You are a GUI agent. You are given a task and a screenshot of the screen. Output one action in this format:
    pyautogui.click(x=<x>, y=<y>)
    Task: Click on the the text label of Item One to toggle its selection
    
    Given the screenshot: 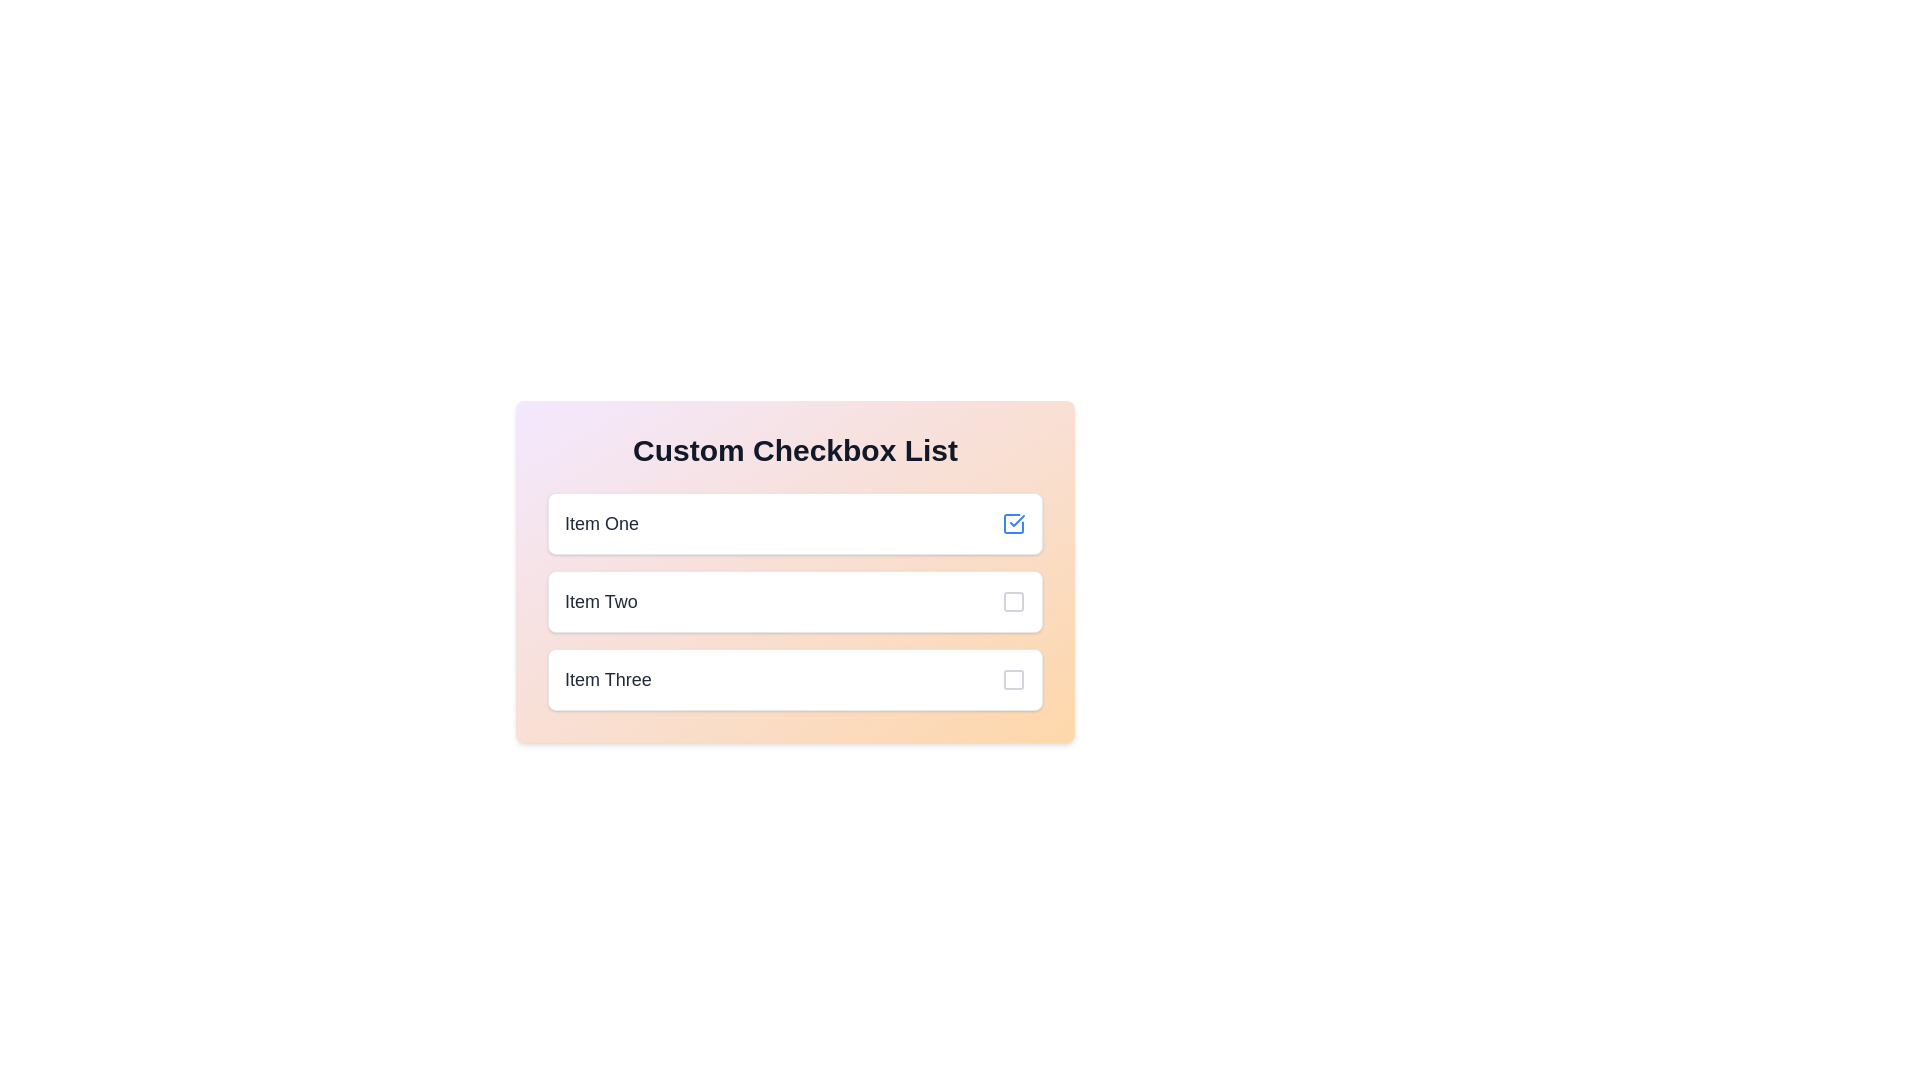 What is the action you would take?
    pyautogui.click(x=600, y=523)
    